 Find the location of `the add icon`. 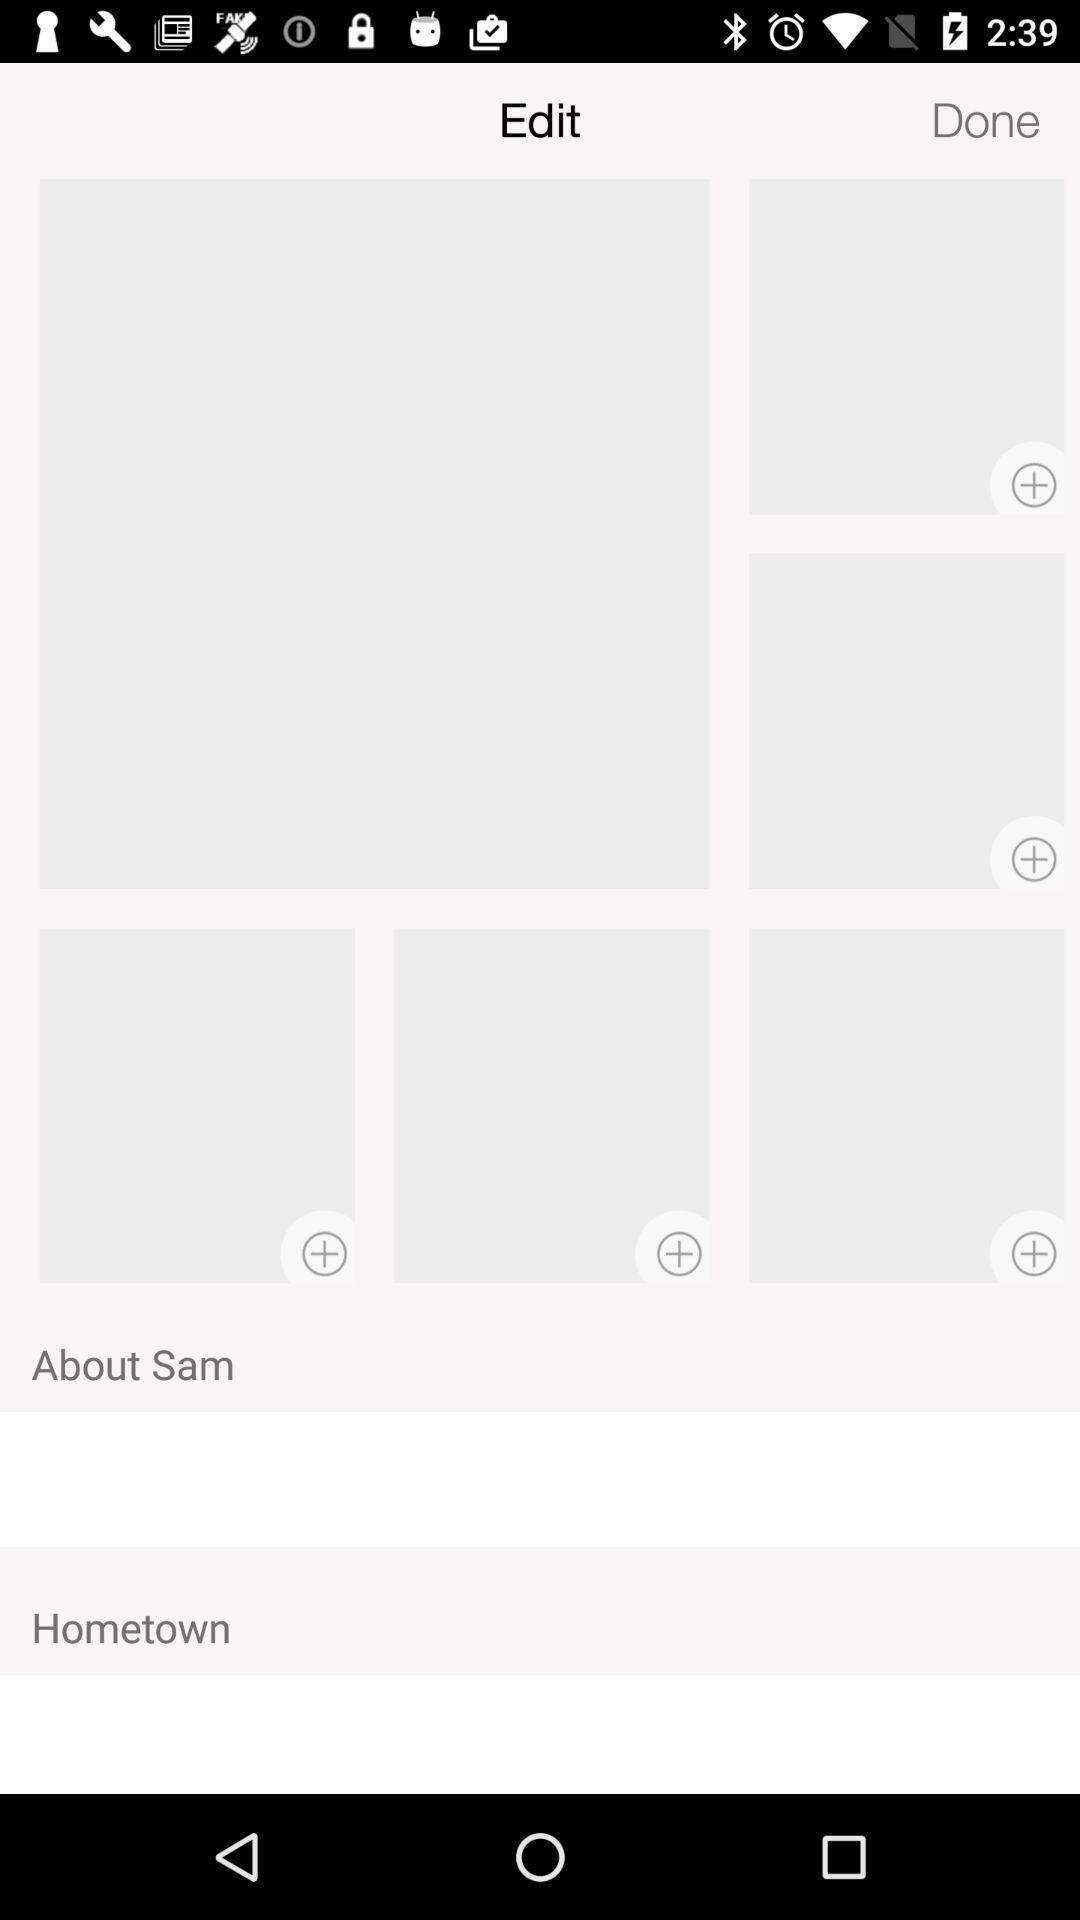

the add icon is located at coordinates (1027, 851).